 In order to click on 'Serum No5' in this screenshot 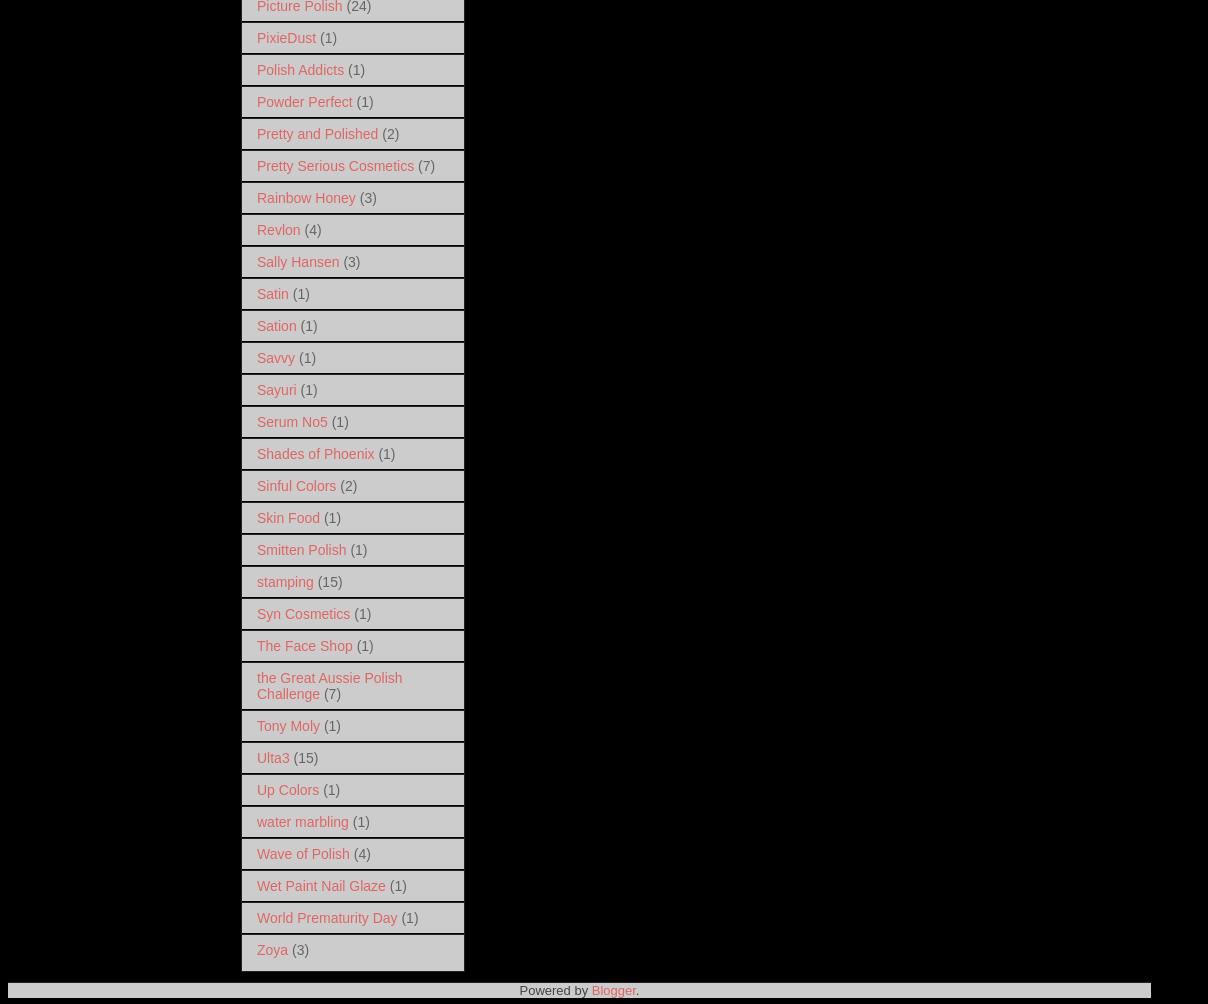, I will do `click(291, 419)`.